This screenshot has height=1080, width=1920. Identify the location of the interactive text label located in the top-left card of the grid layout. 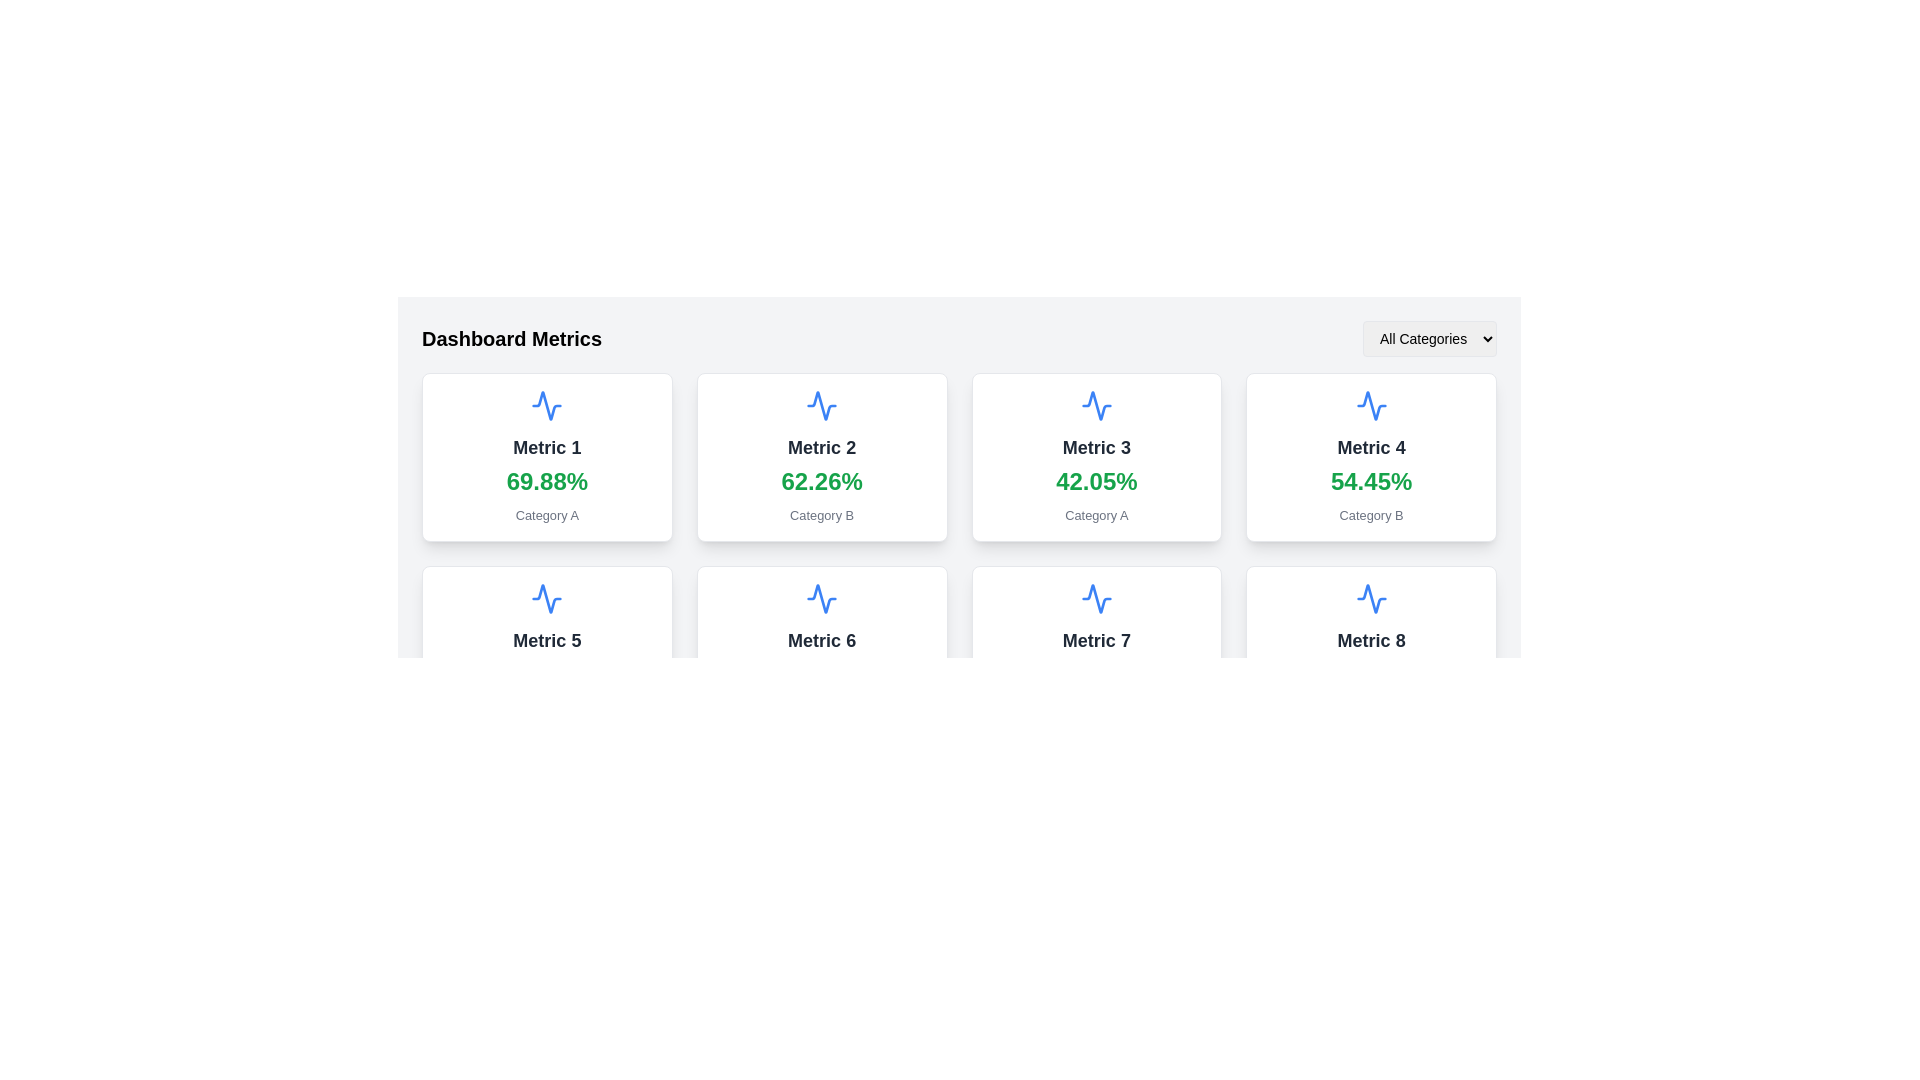
(547, 446).